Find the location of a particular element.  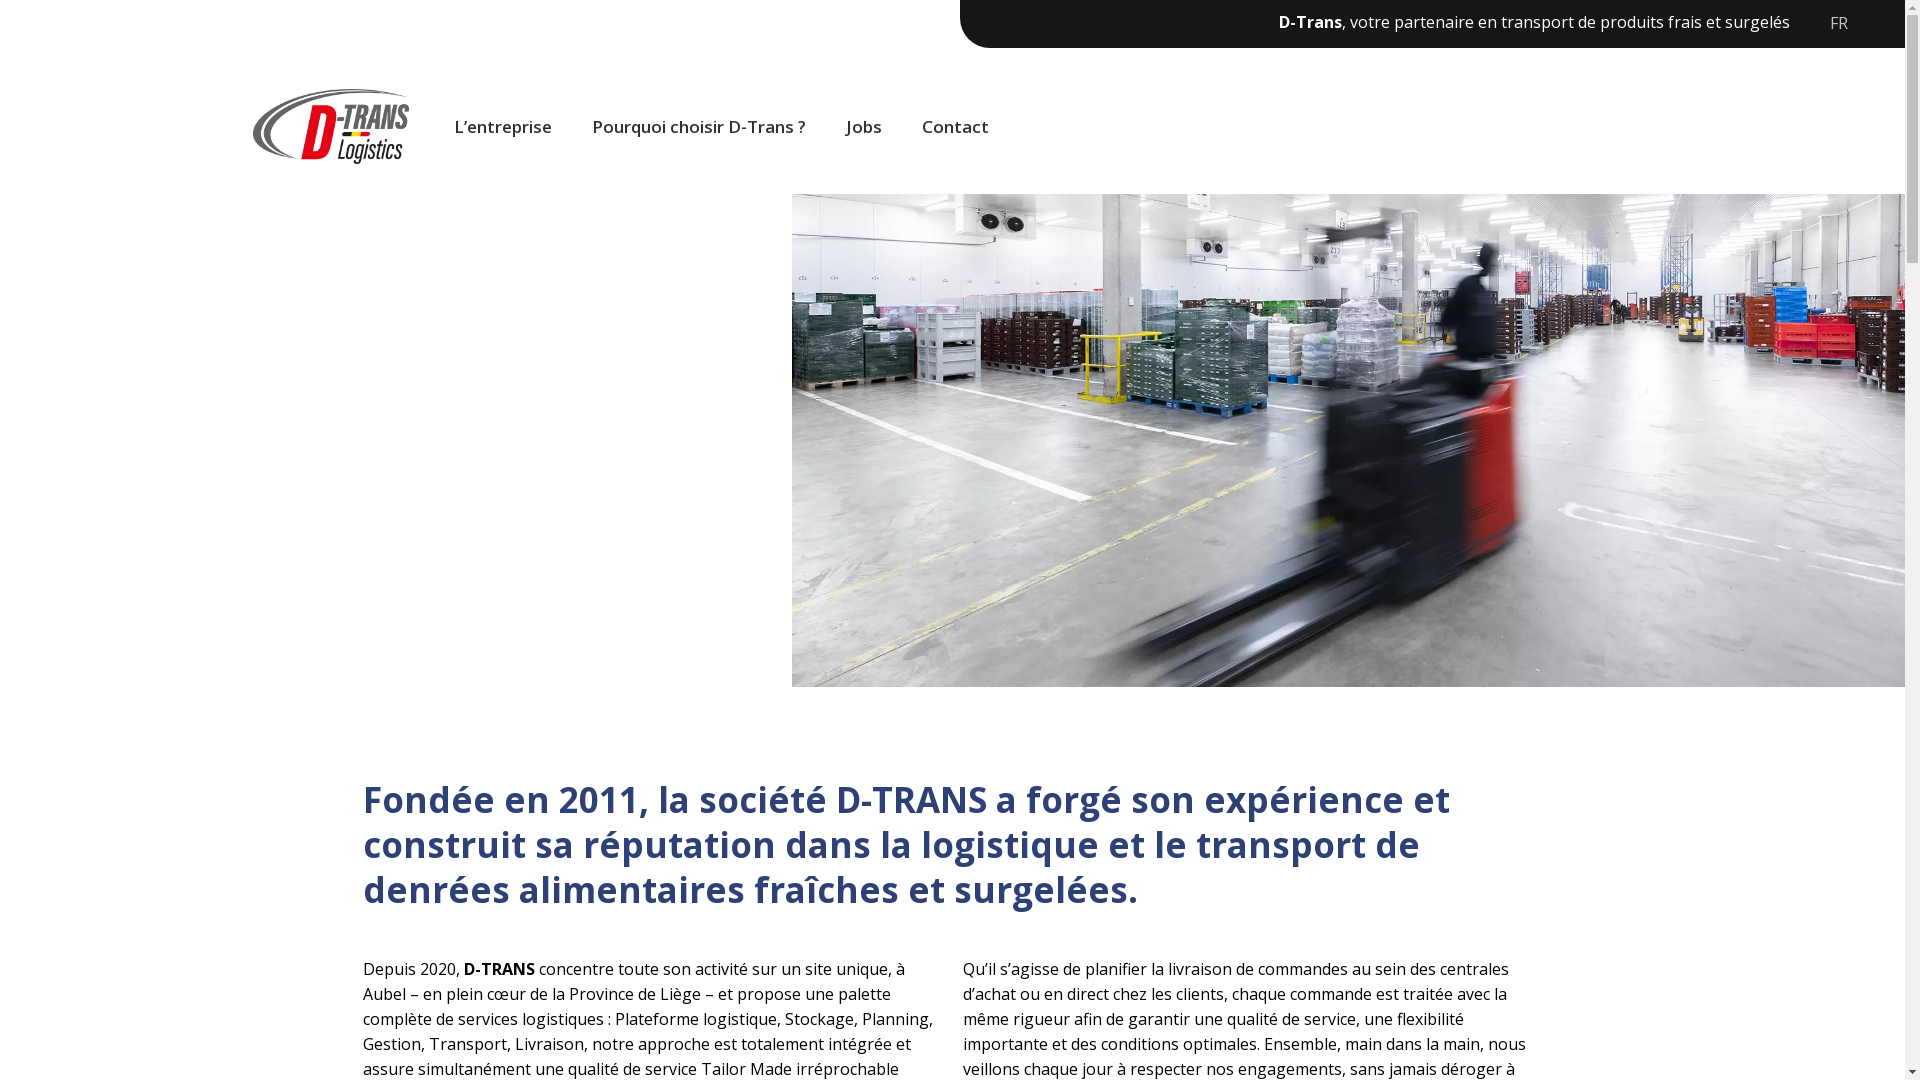

'Jobs' is located at coordinates (864, 127).